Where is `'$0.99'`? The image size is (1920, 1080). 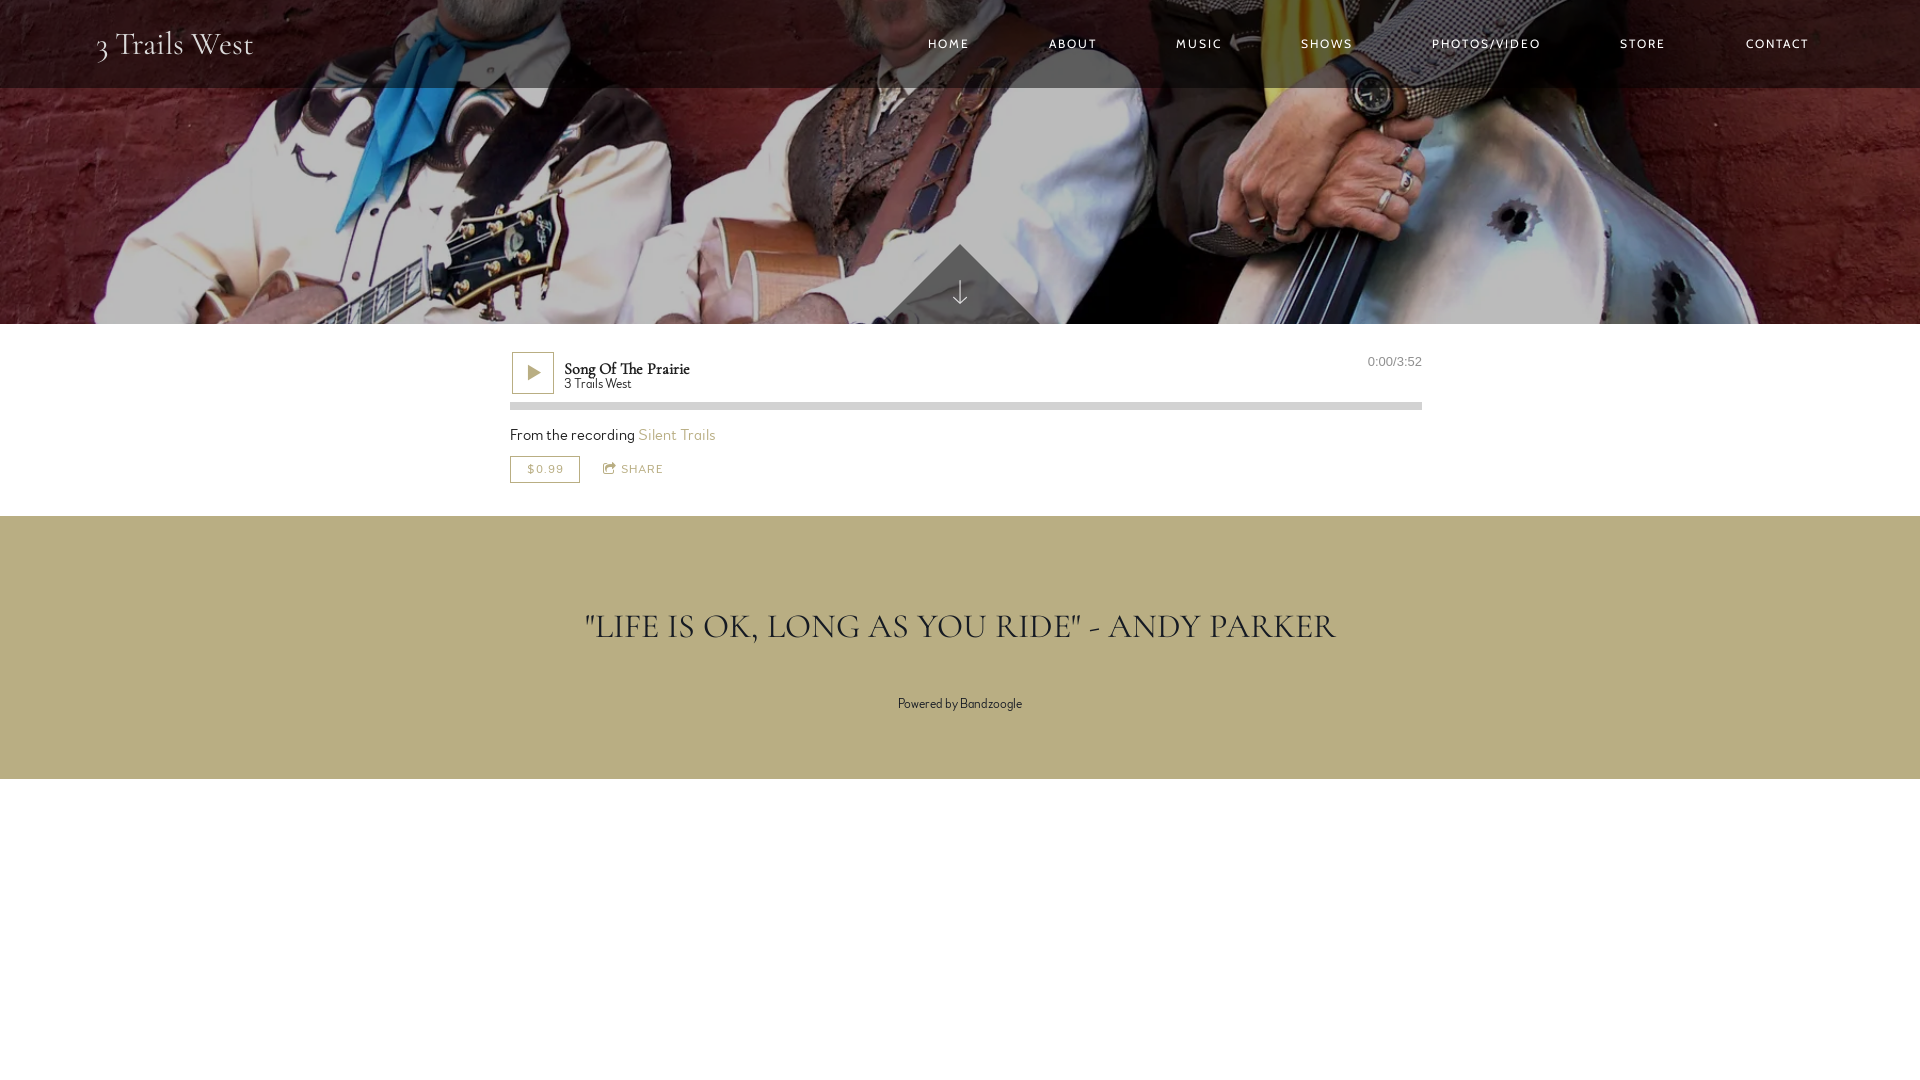 '$0.99' is located at coordinates (545, 469).